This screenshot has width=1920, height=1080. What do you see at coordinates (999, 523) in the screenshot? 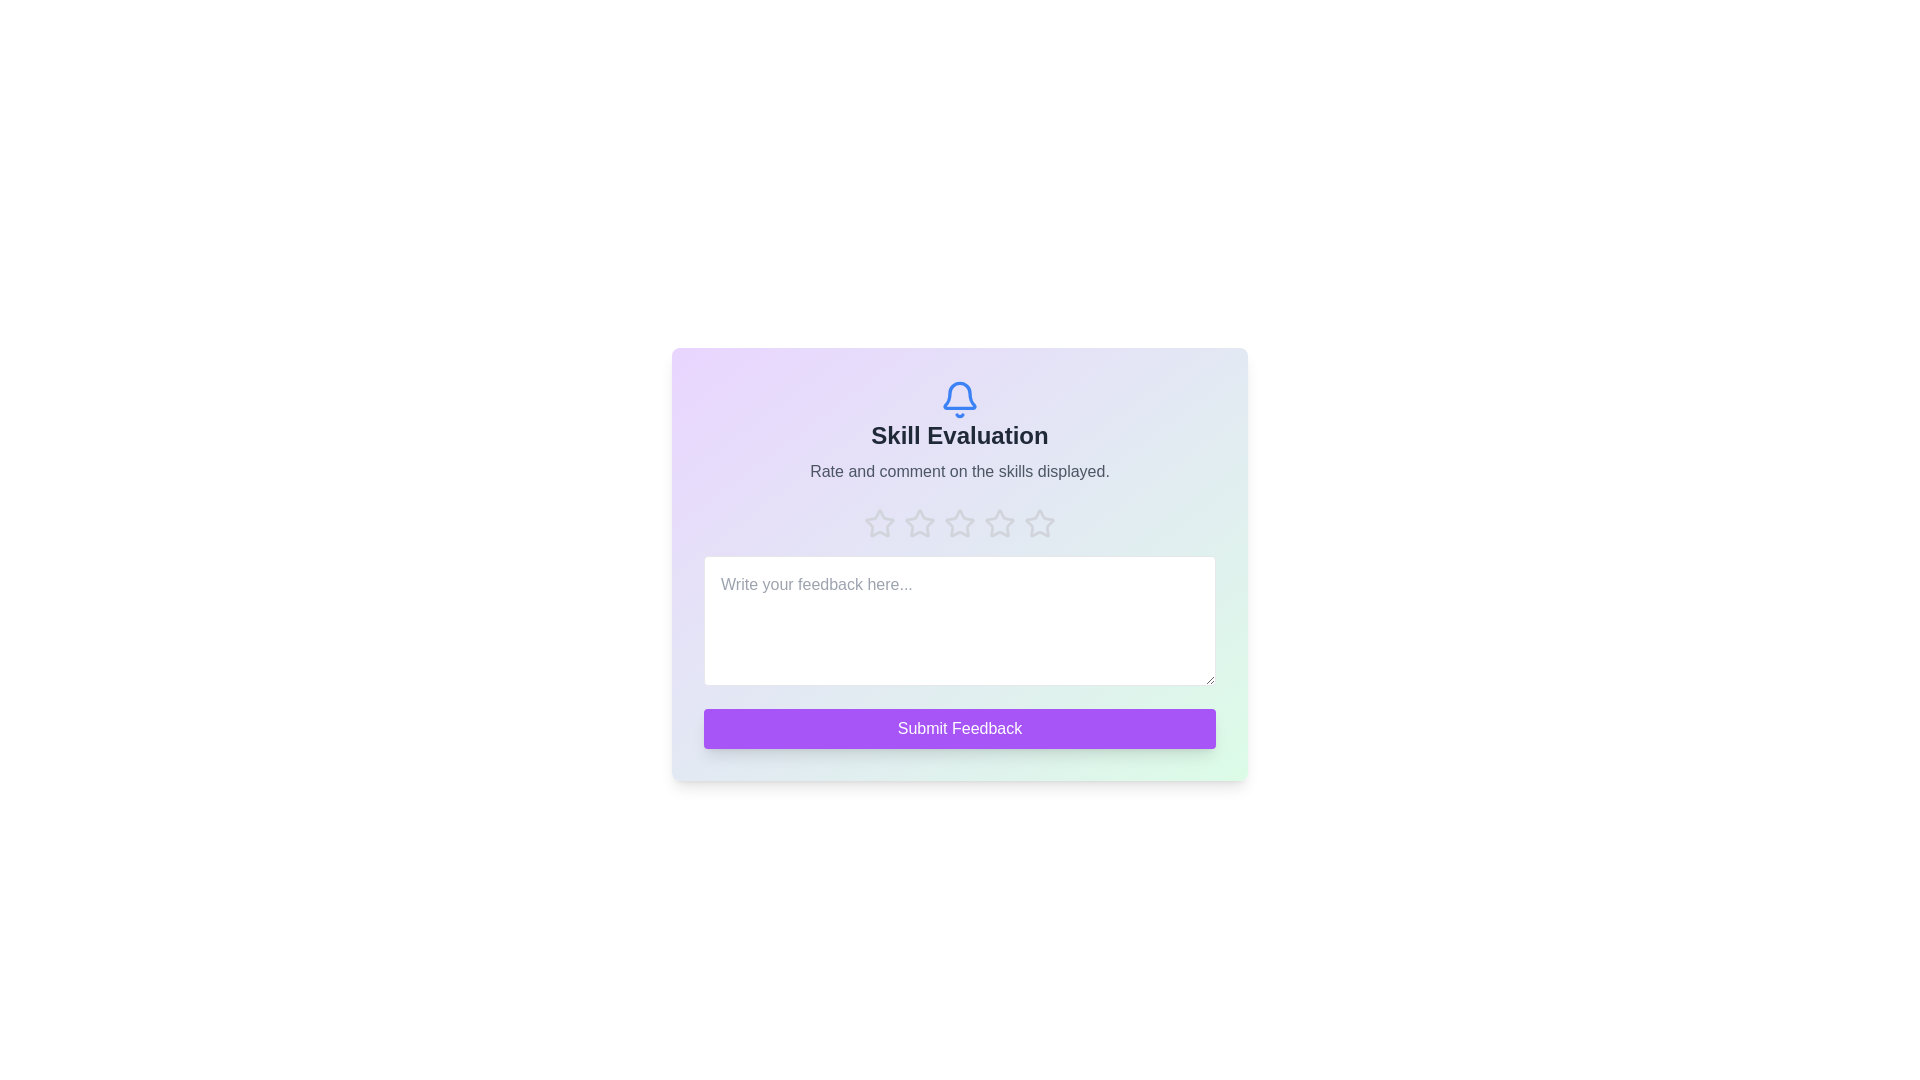
I see `the star corresponding to the rating 4` at bounding box center [999, 523].